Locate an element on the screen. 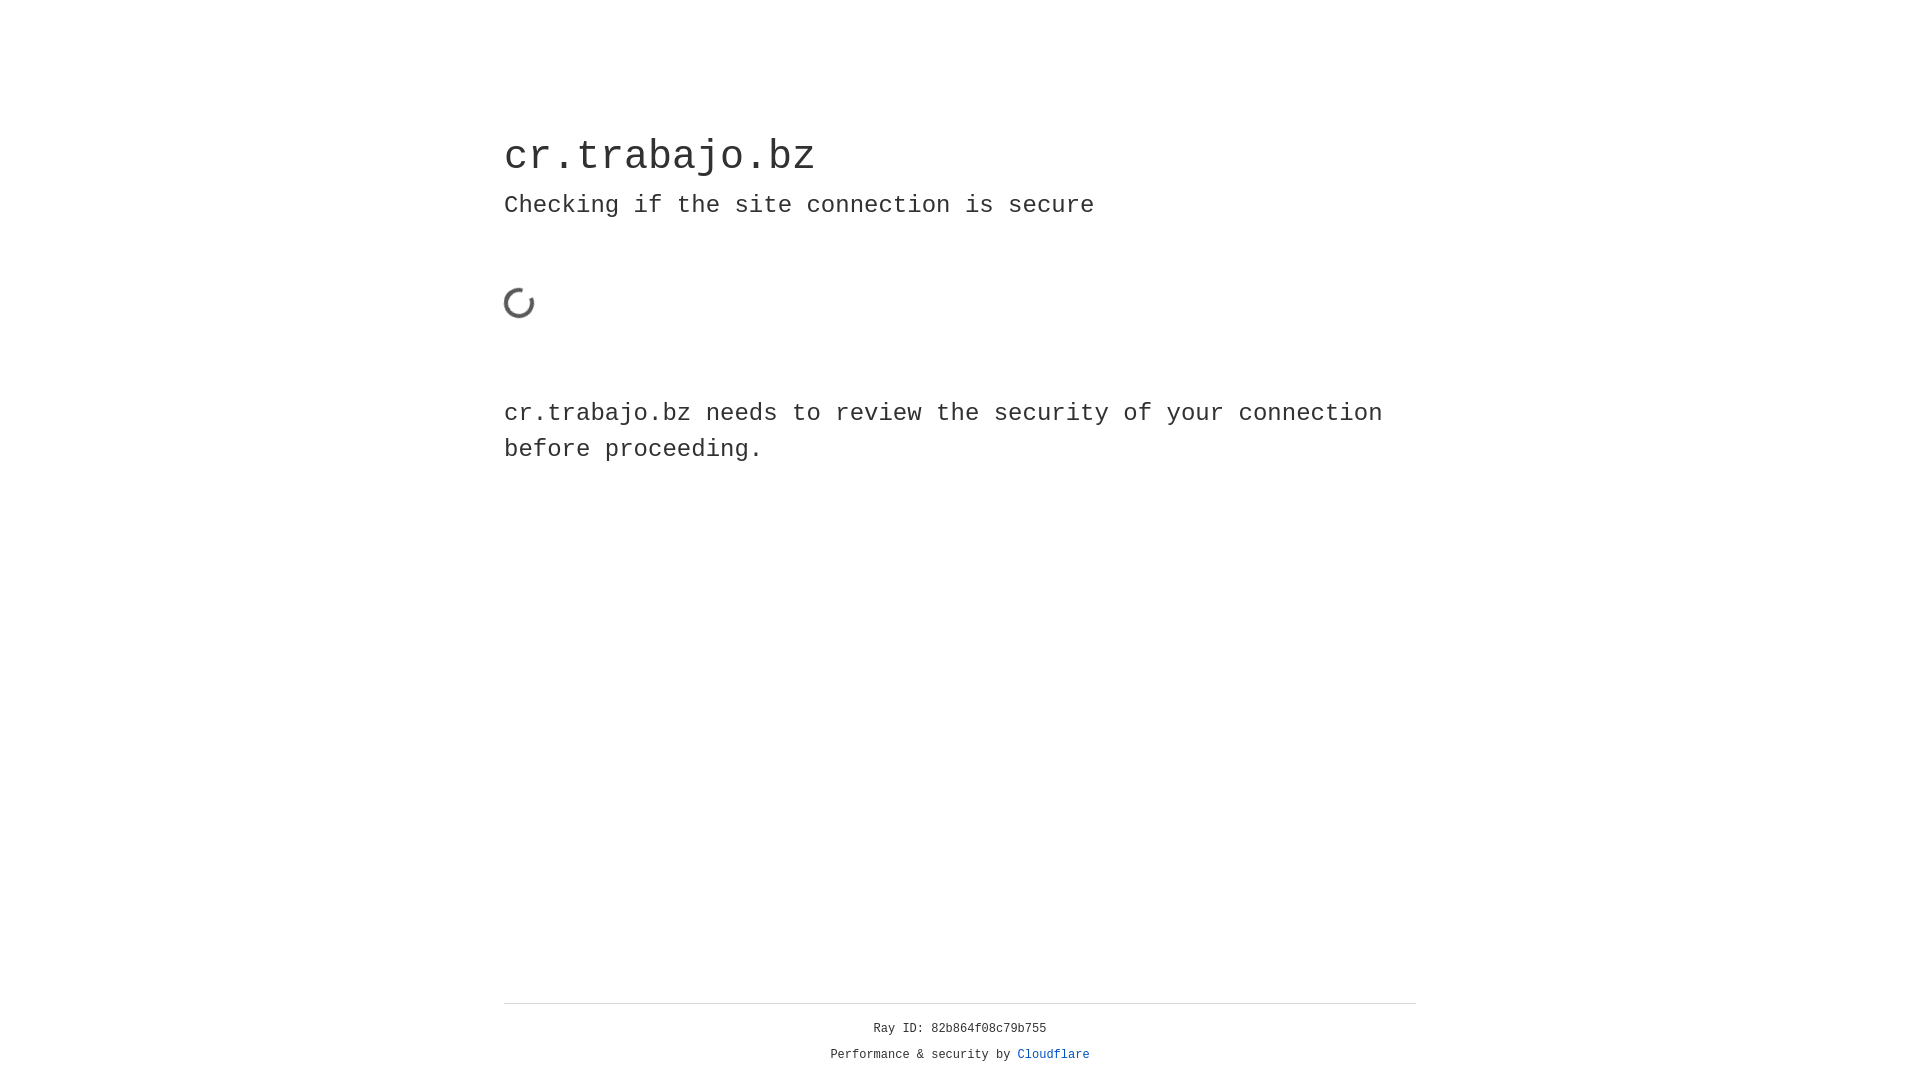  'Cloudflare' is located at coordinates (1053, 1054).